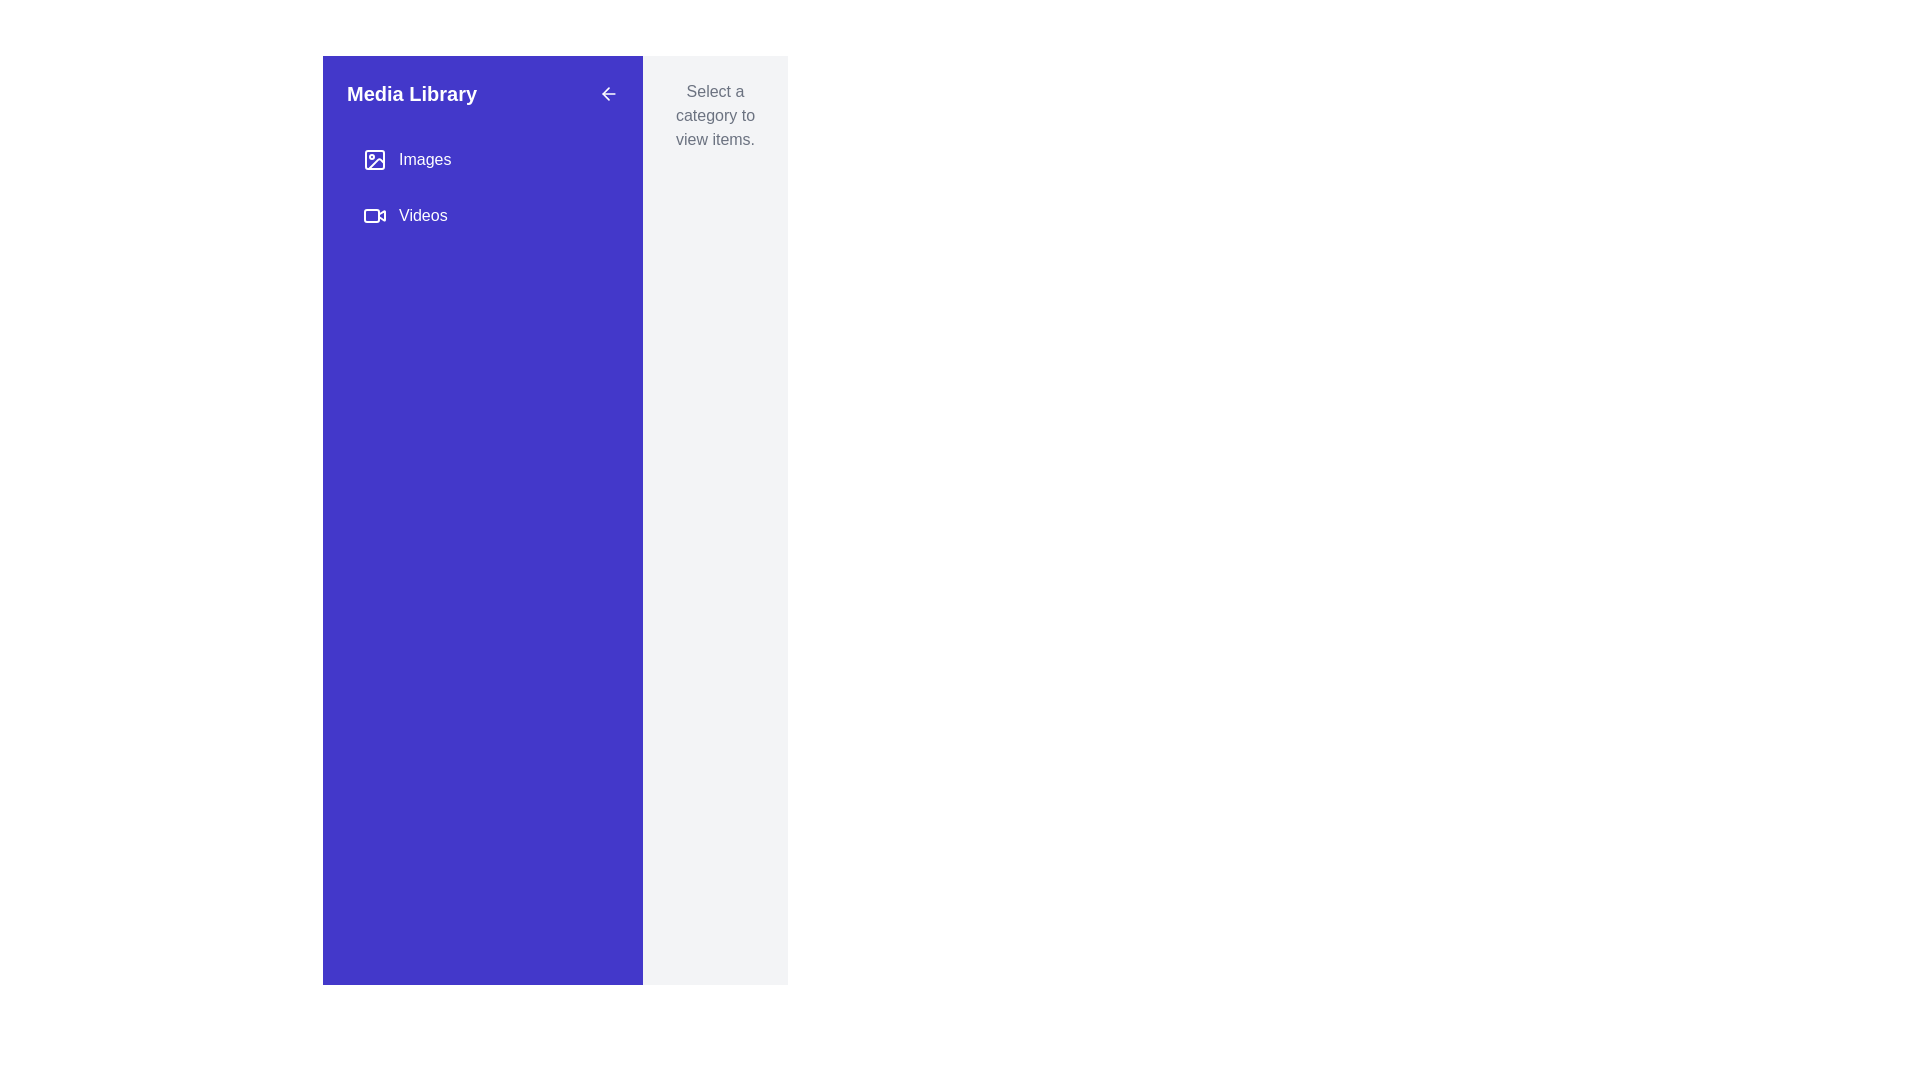 Image resolution: width=1920 pixels, height=1080 pixels. I want to click on the button located at the top-right corner of the purple sidebar labeled 'Media Library', so click(608, 93).